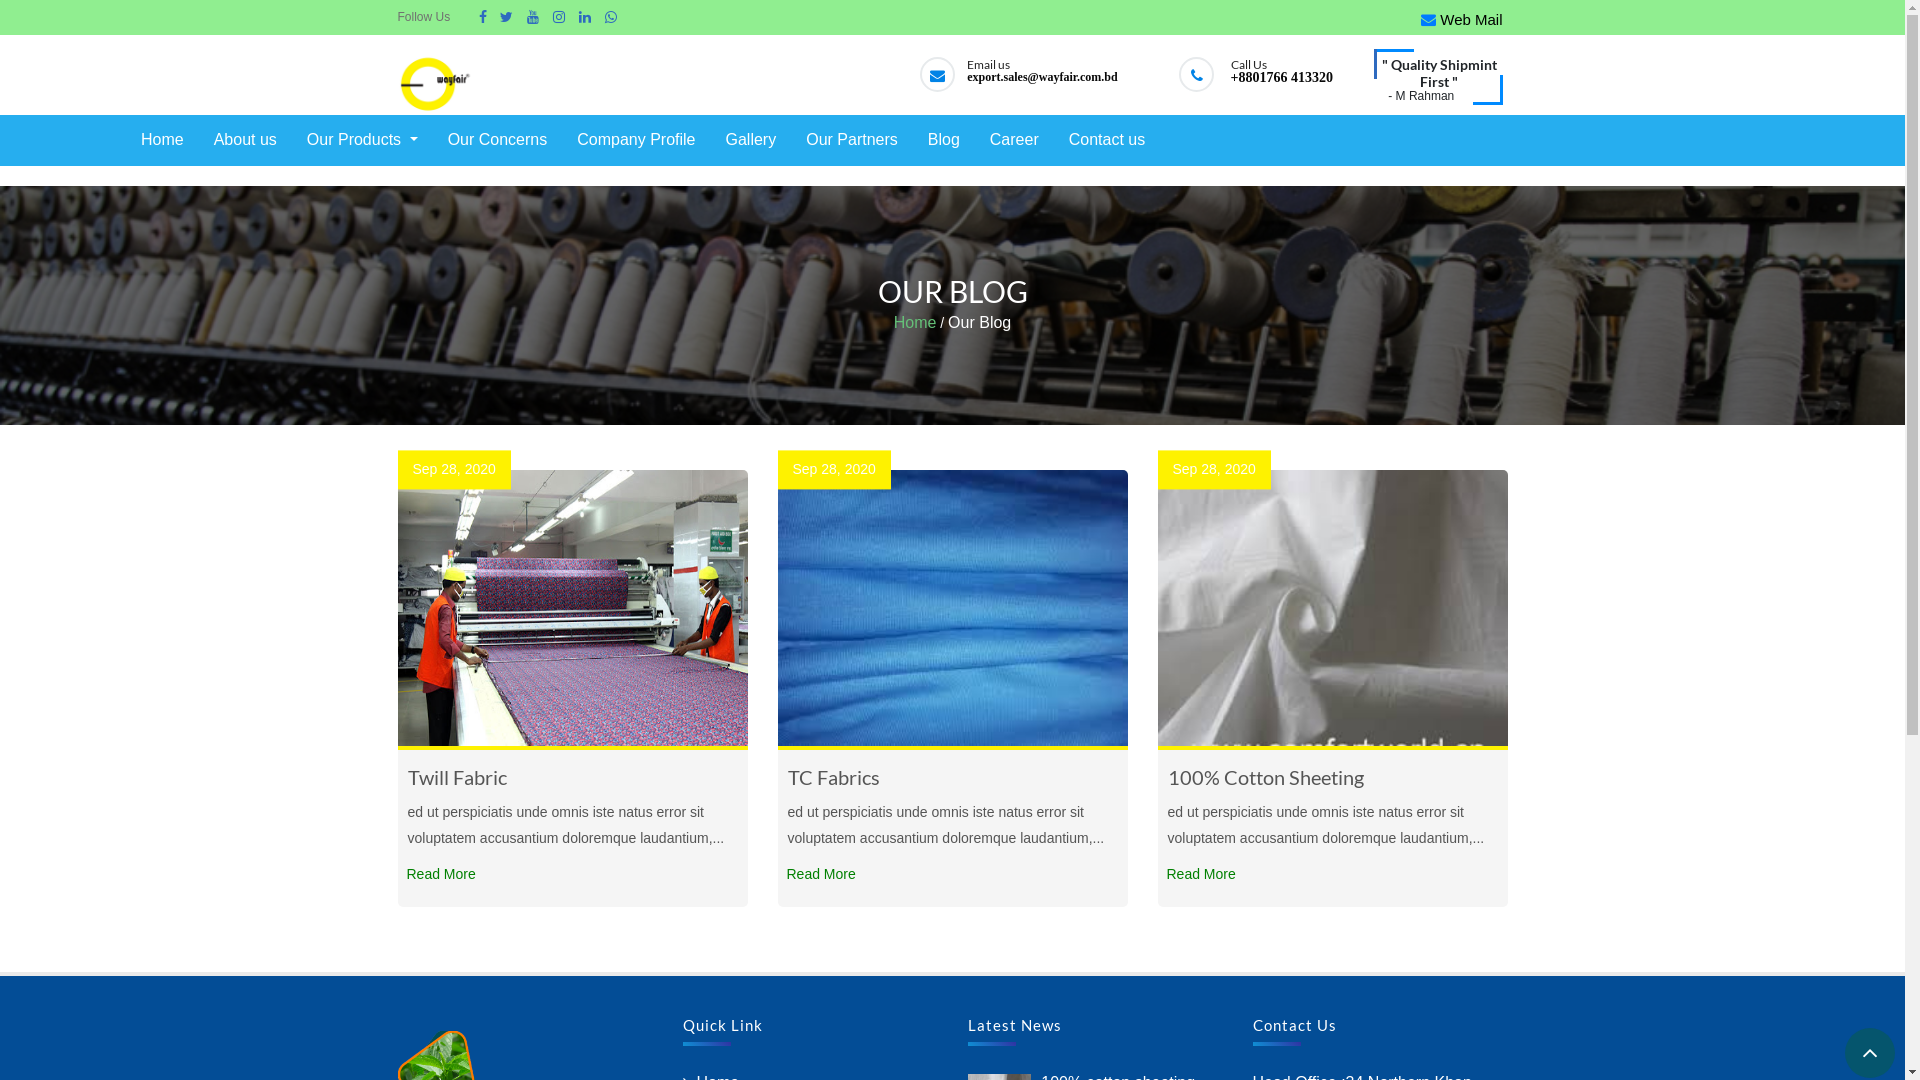  Describe the element at coordinates (782, 873) in the screenshot. I see `'Read More'` at that location.